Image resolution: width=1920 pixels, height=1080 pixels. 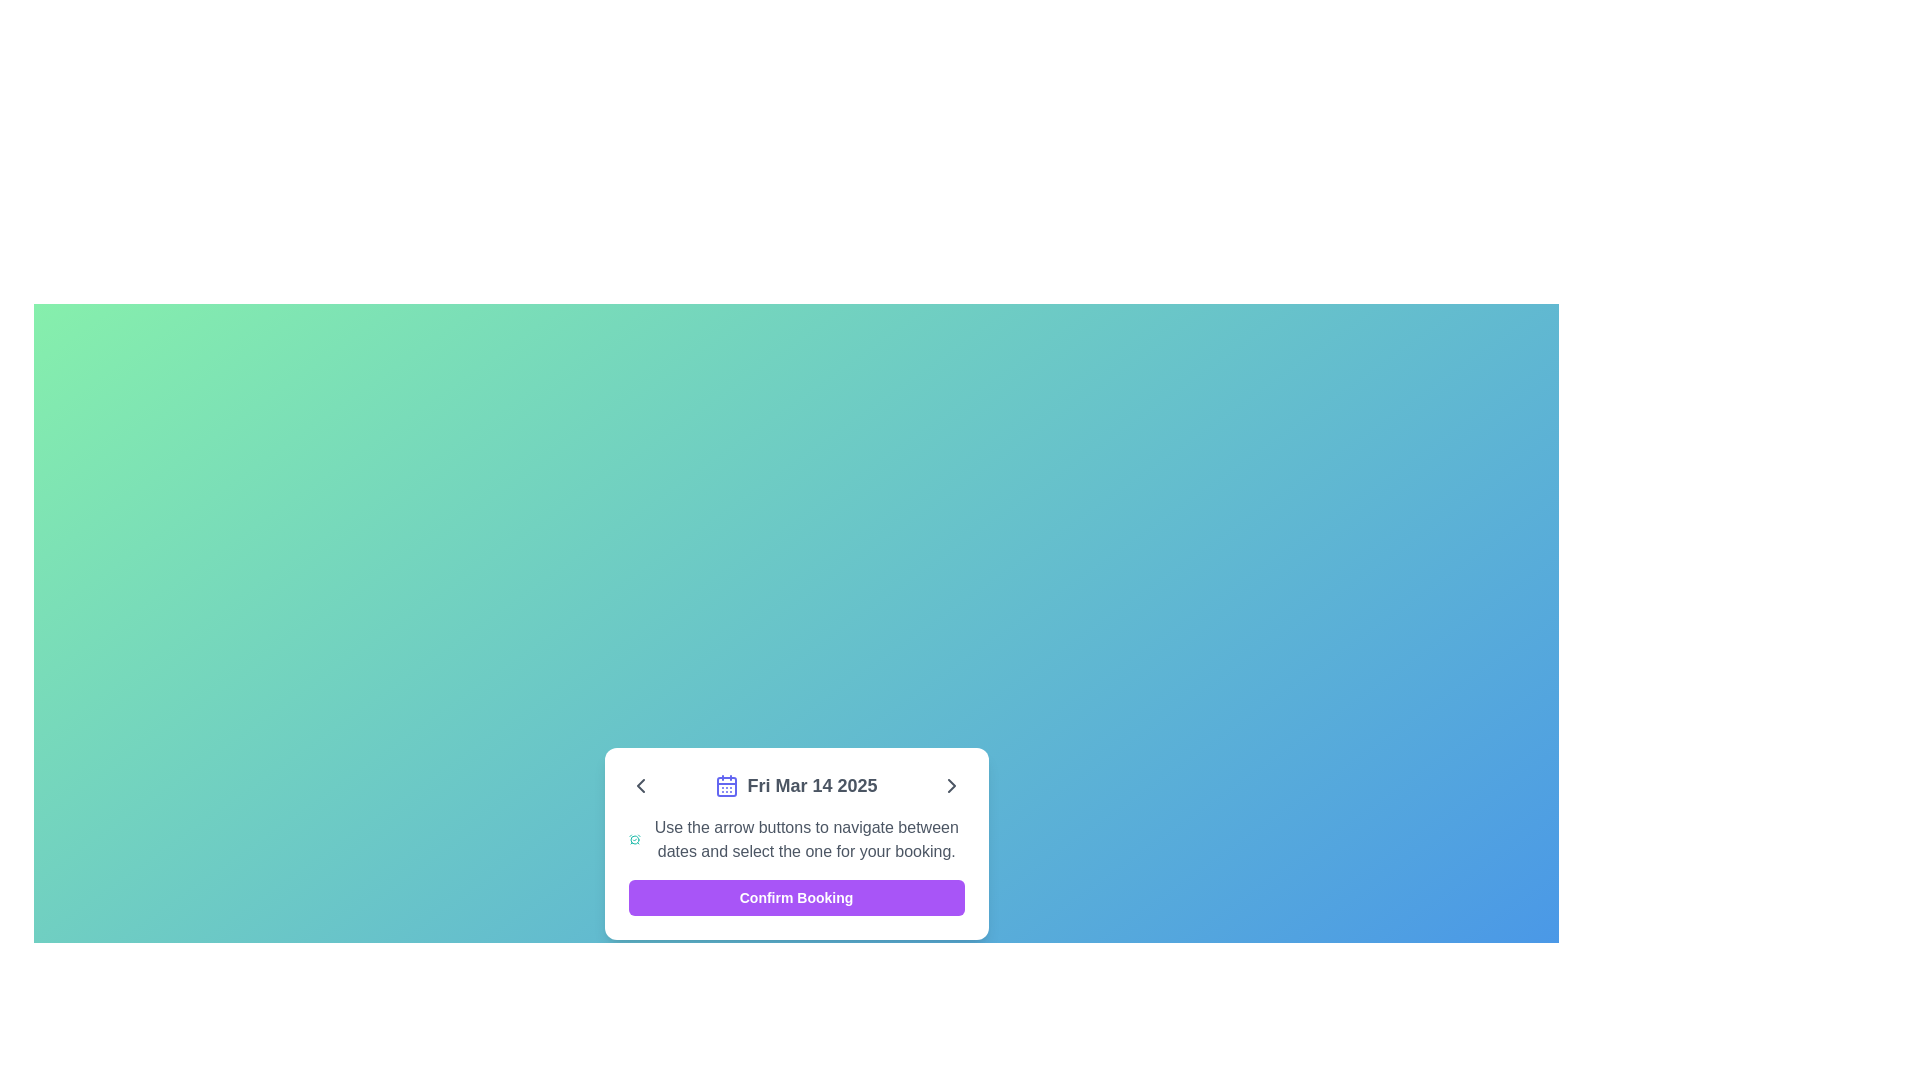 I want to click on the text indicating the selected date from the calendar navigation located at the bottom center of the dialog box, positioned to the right of the calendar icon and flanked by two arrow buttons, so click(x=812, y=785).